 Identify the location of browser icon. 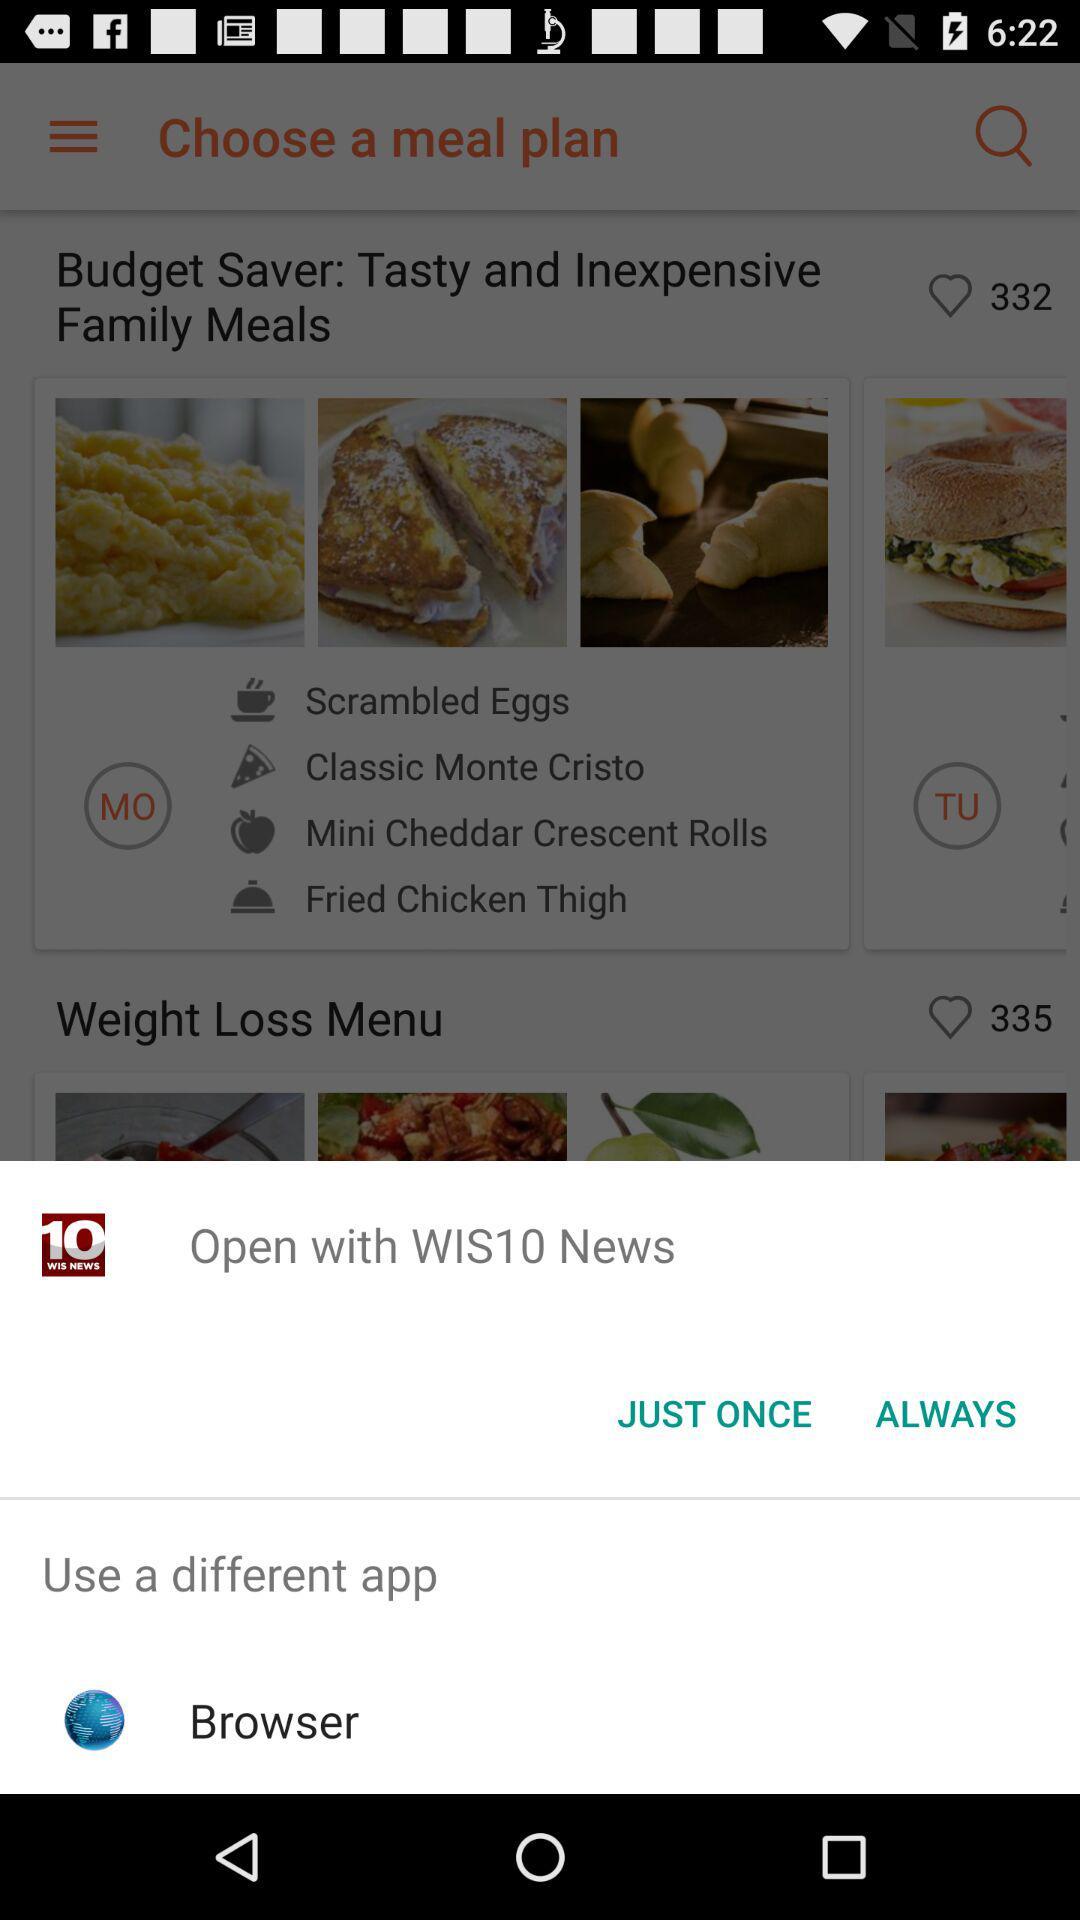
(274, 1719).